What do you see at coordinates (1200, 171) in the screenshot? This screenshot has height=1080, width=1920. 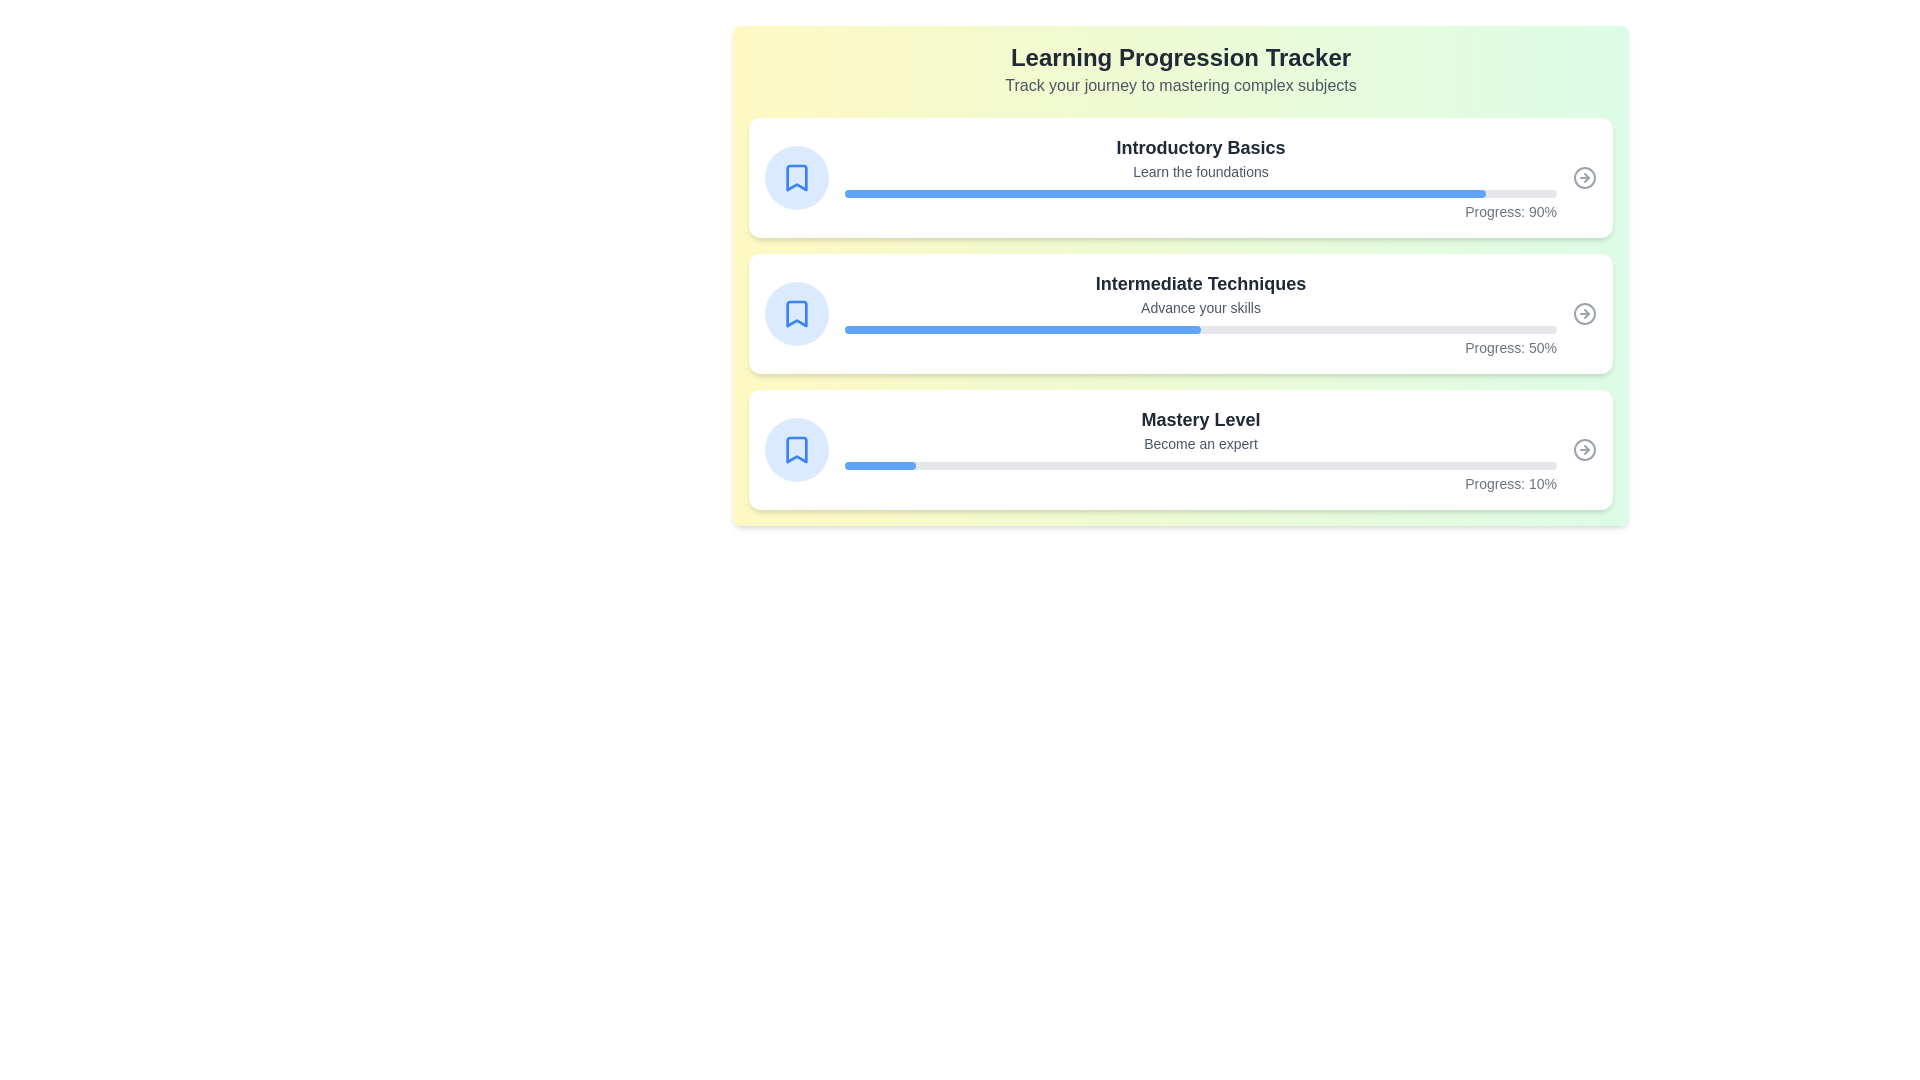 I see `text label that provides information about the content details of the introductory section of the learning tracker, which is located below the 'Introductory Basics' title` at bounding box center [1200, 171].